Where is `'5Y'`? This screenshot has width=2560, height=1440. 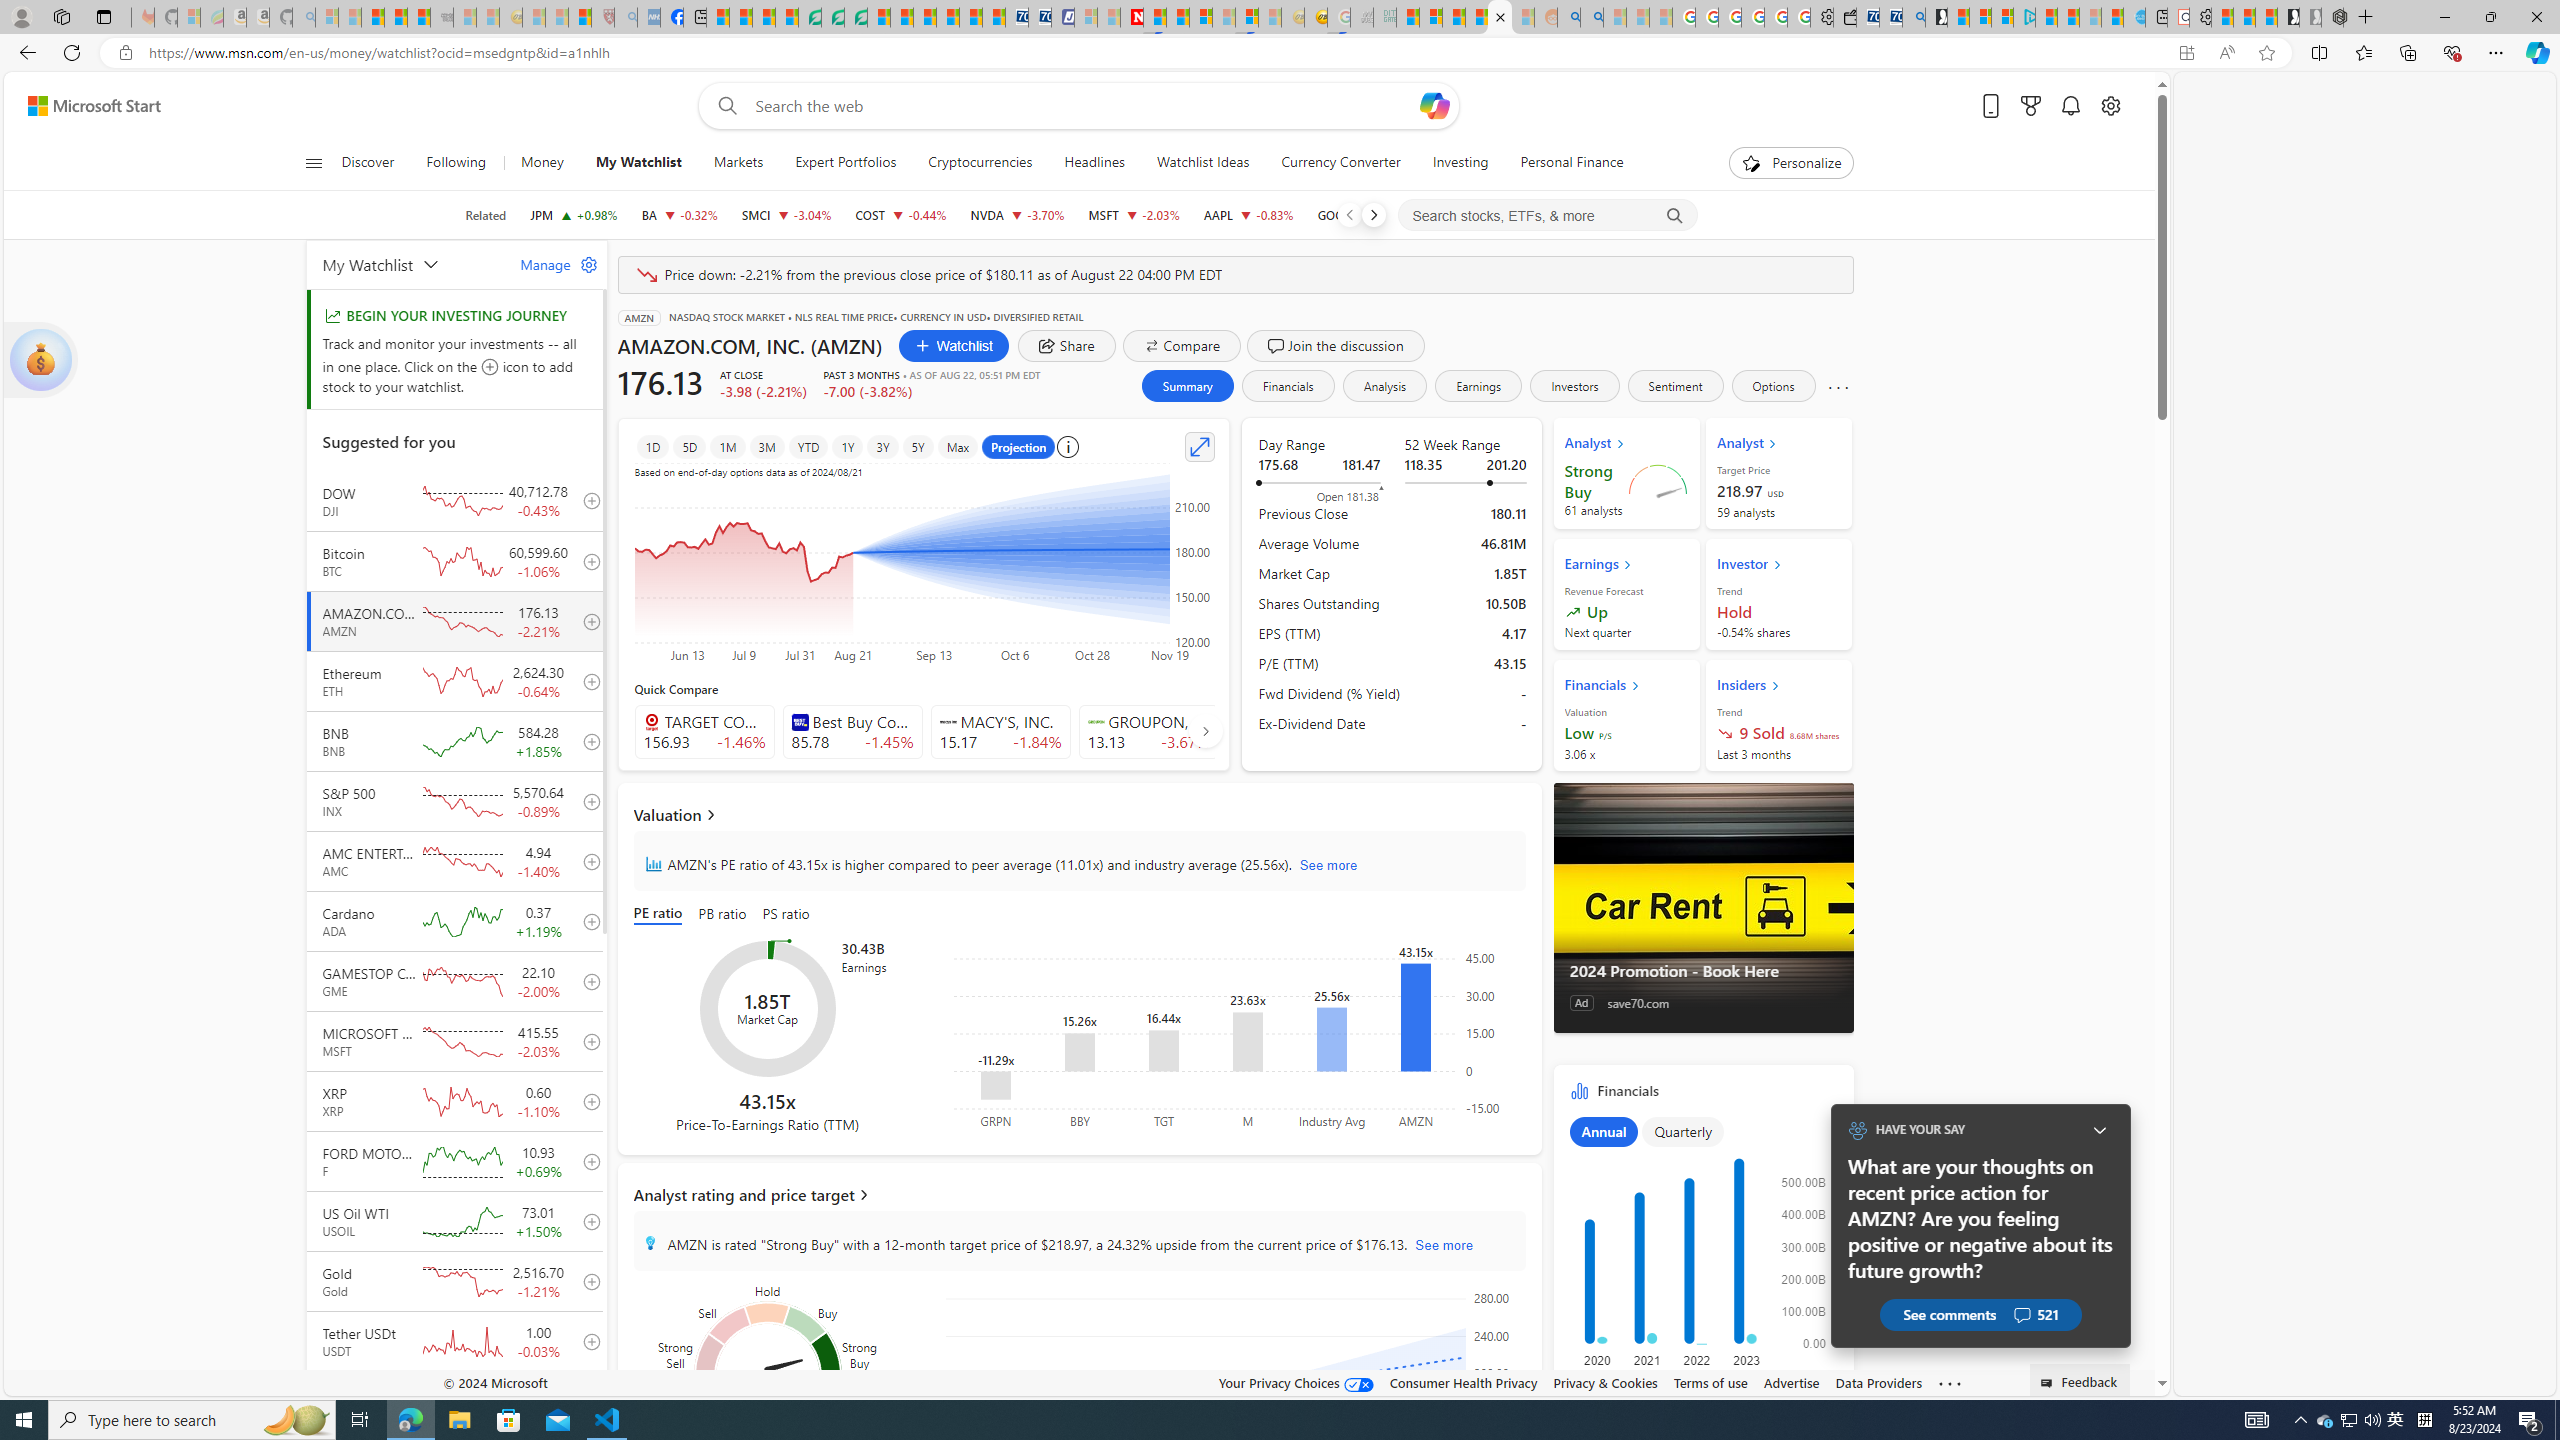 '5Y' is located at coordinates (917, 447).